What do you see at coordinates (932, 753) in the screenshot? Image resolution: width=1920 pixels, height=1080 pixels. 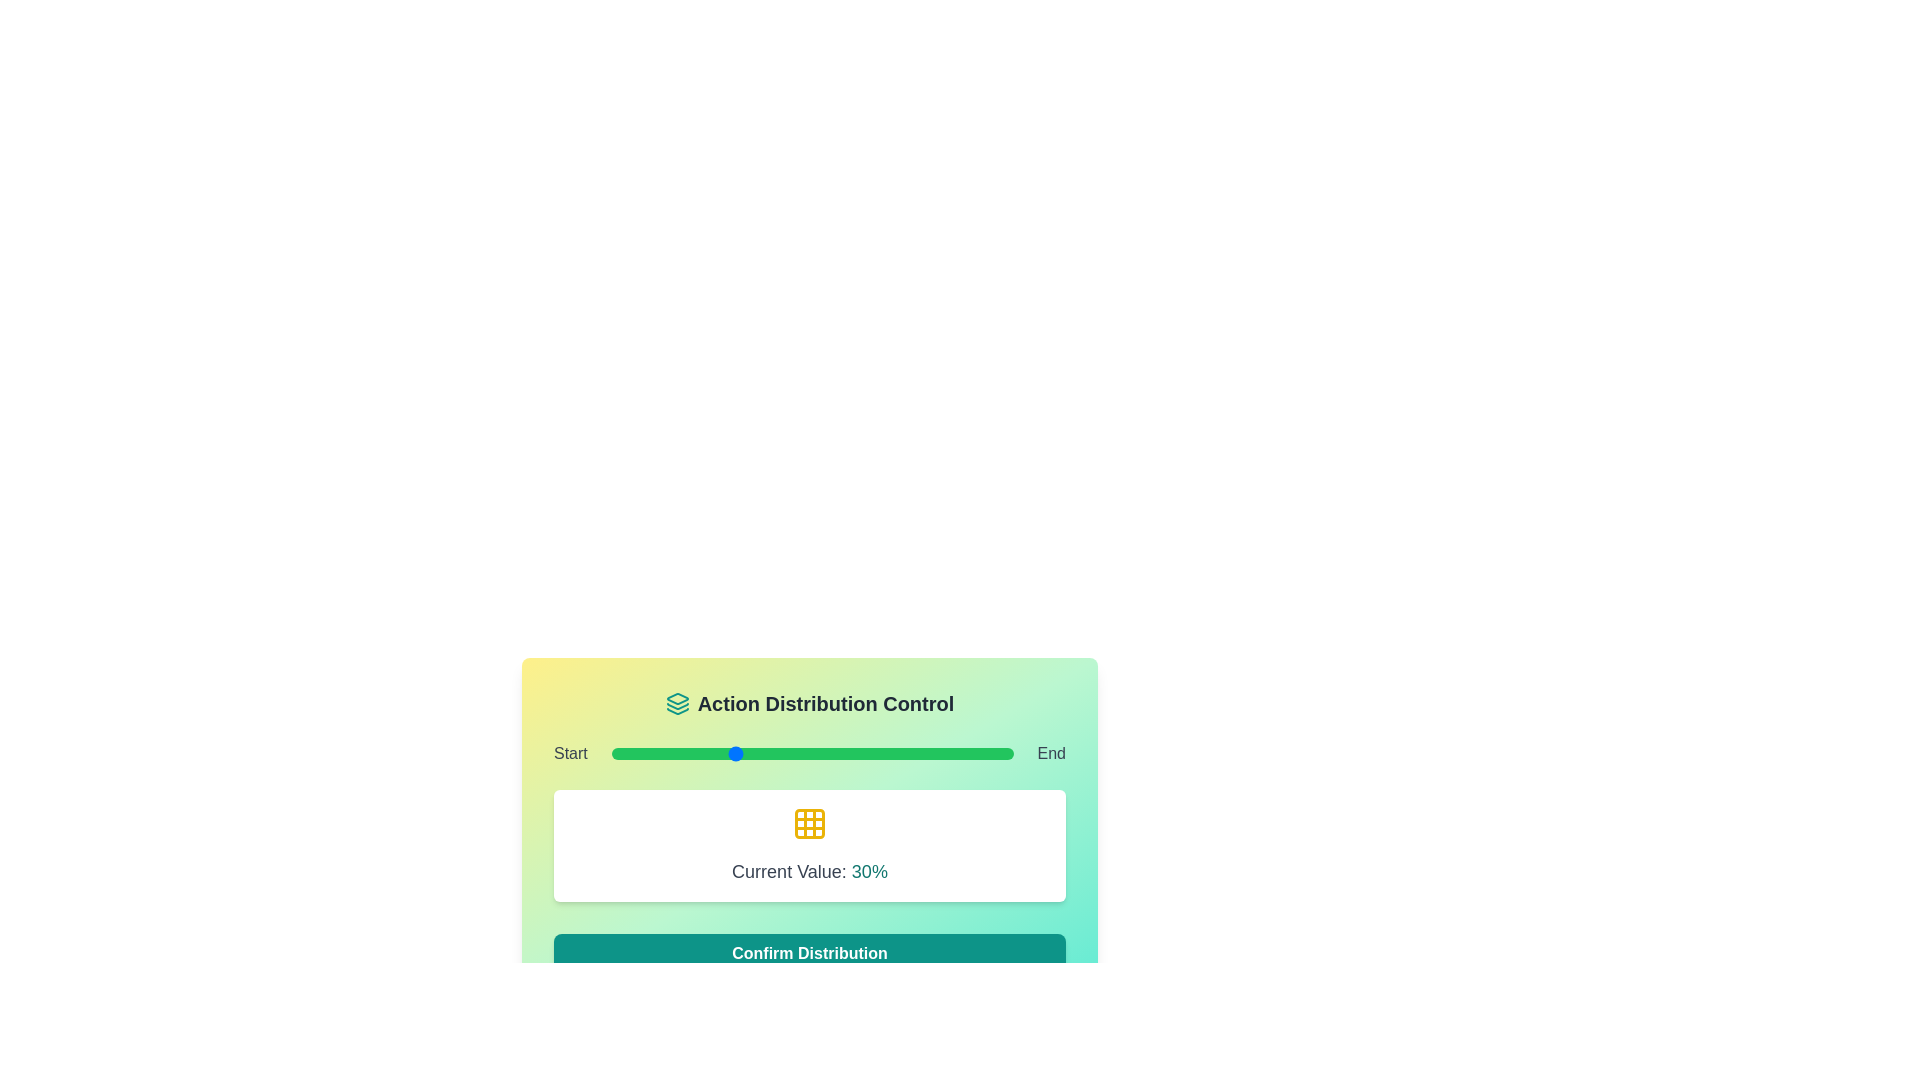 I see `the slider to set its value to 80%` at bounding box center [932, 753].